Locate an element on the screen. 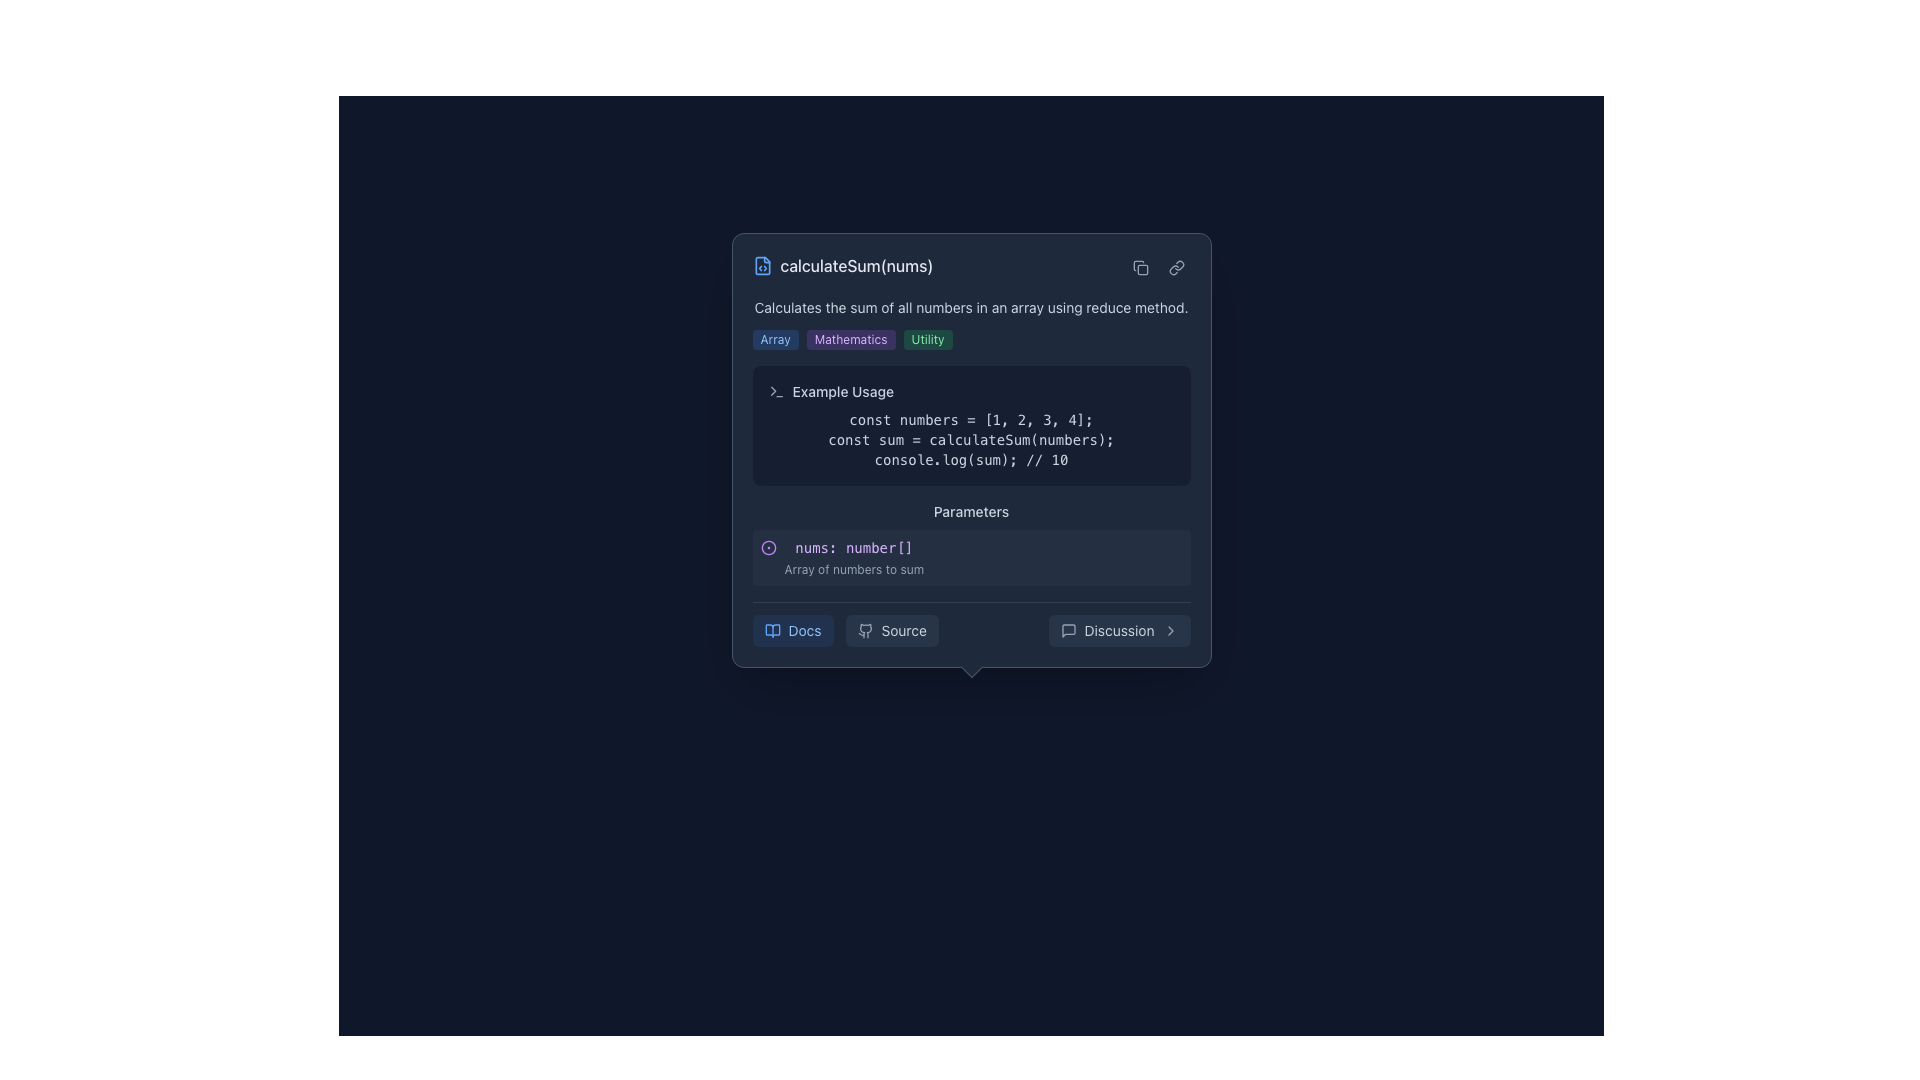 This screenshot has width=1920, height=1080. description 'Array of numbers to sum' which is styled with small, light gray text located beneath the parameter type declaration 'nums: number[]' in the Parameters section of the documentation panel is located at coordinates (854, 570).